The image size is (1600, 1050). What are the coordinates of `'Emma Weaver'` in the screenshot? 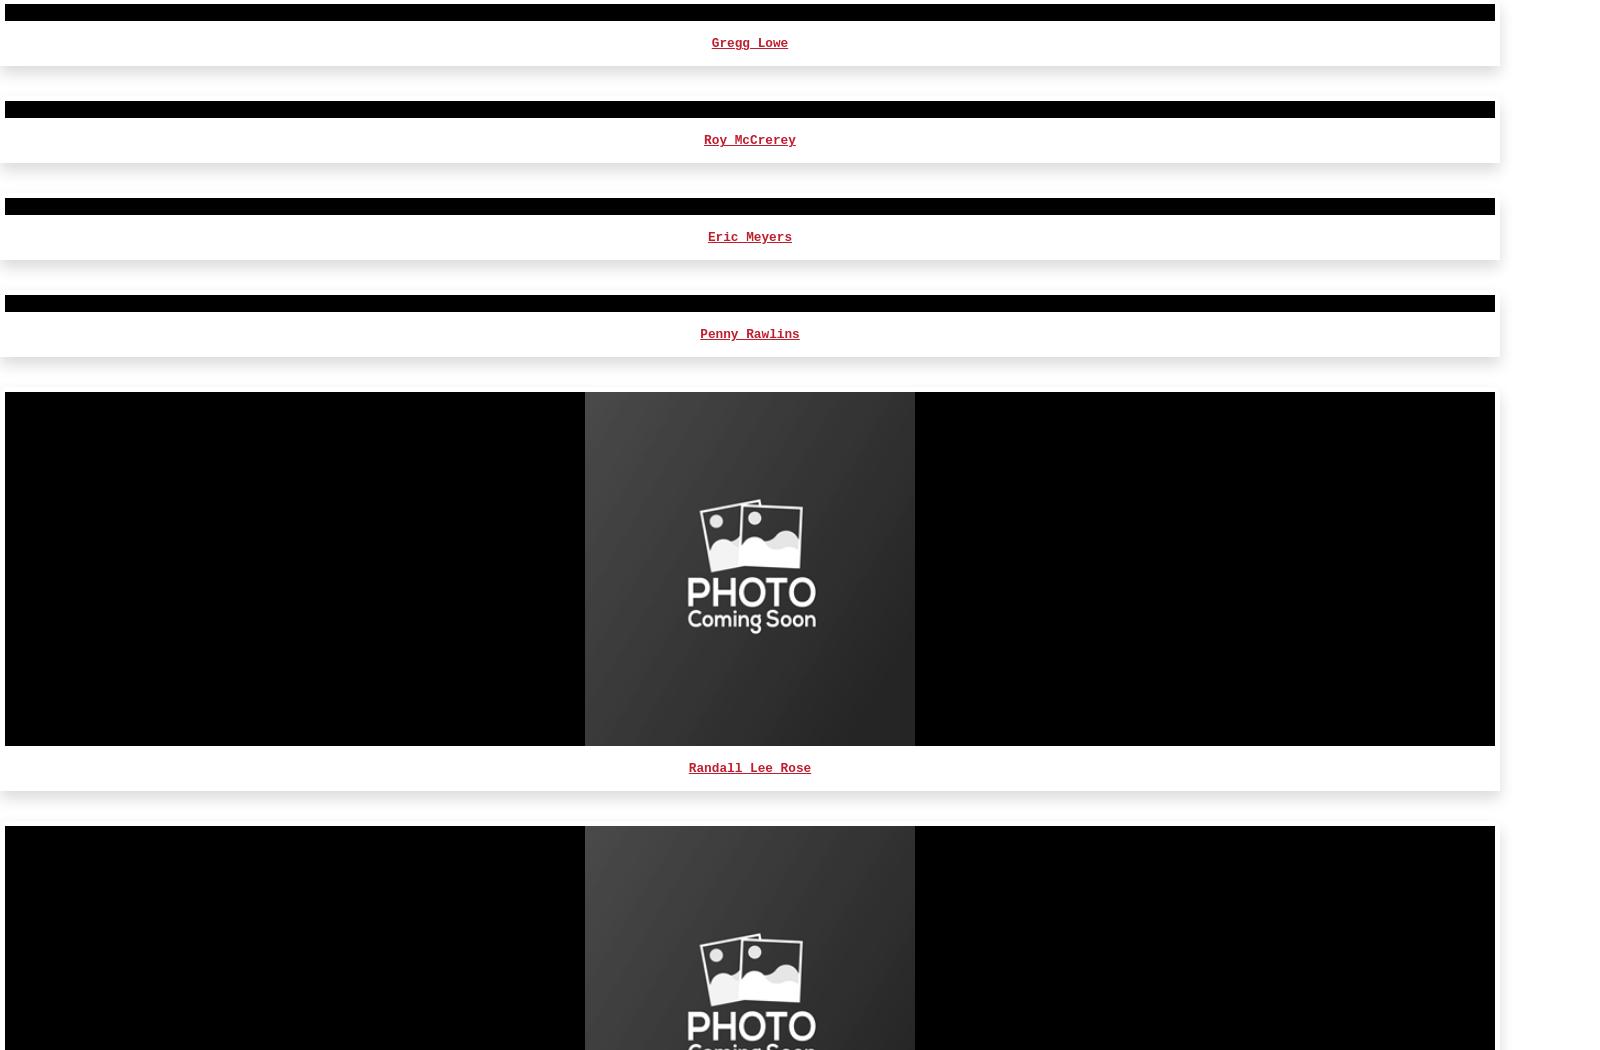 It's located at (749, 107).